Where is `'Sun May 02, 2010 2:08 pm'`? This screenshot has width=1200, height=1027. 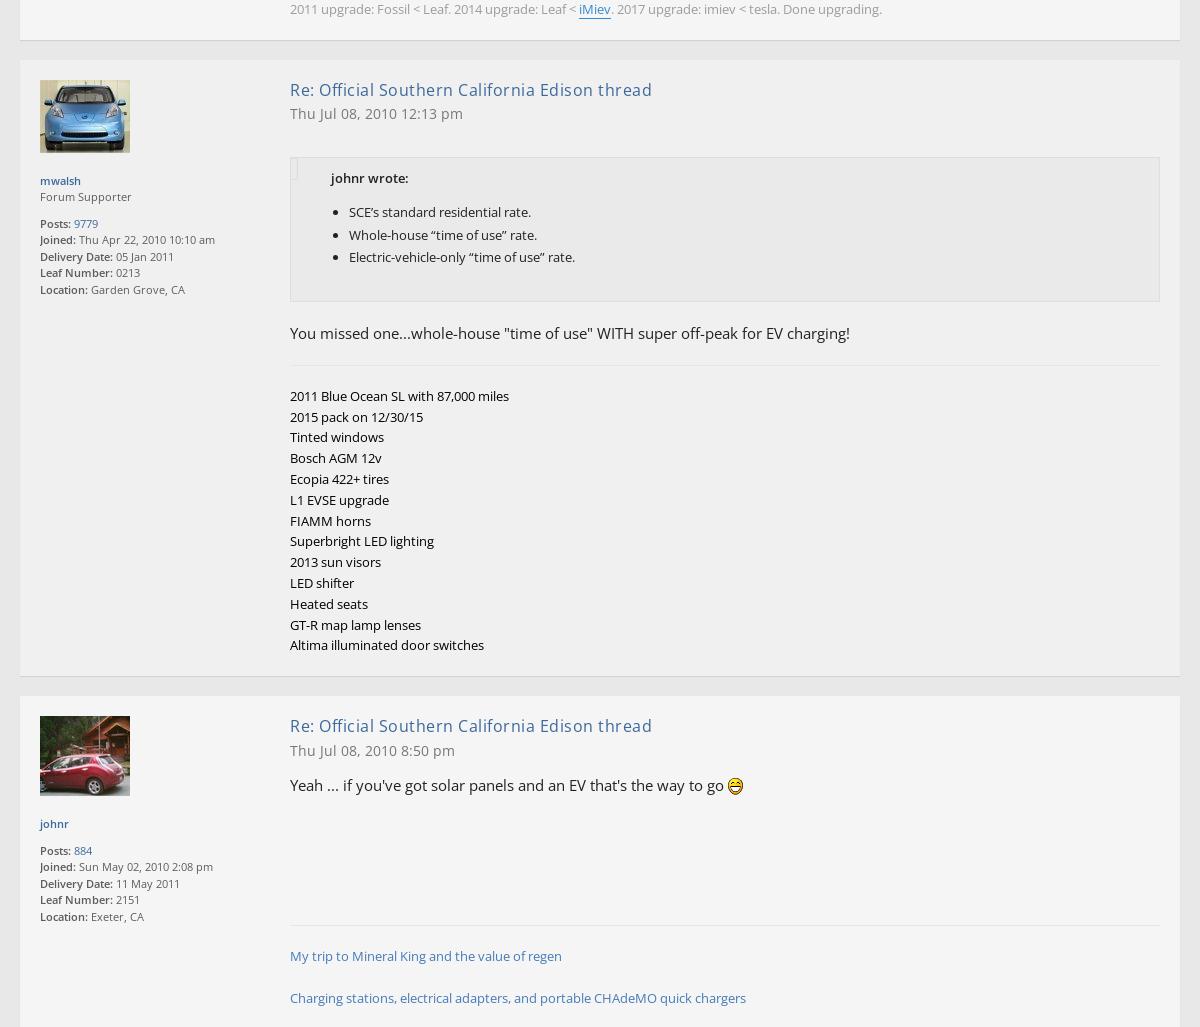
'Sun May 02, 2010 2:08 pm' is located at coordinates (144, 865).